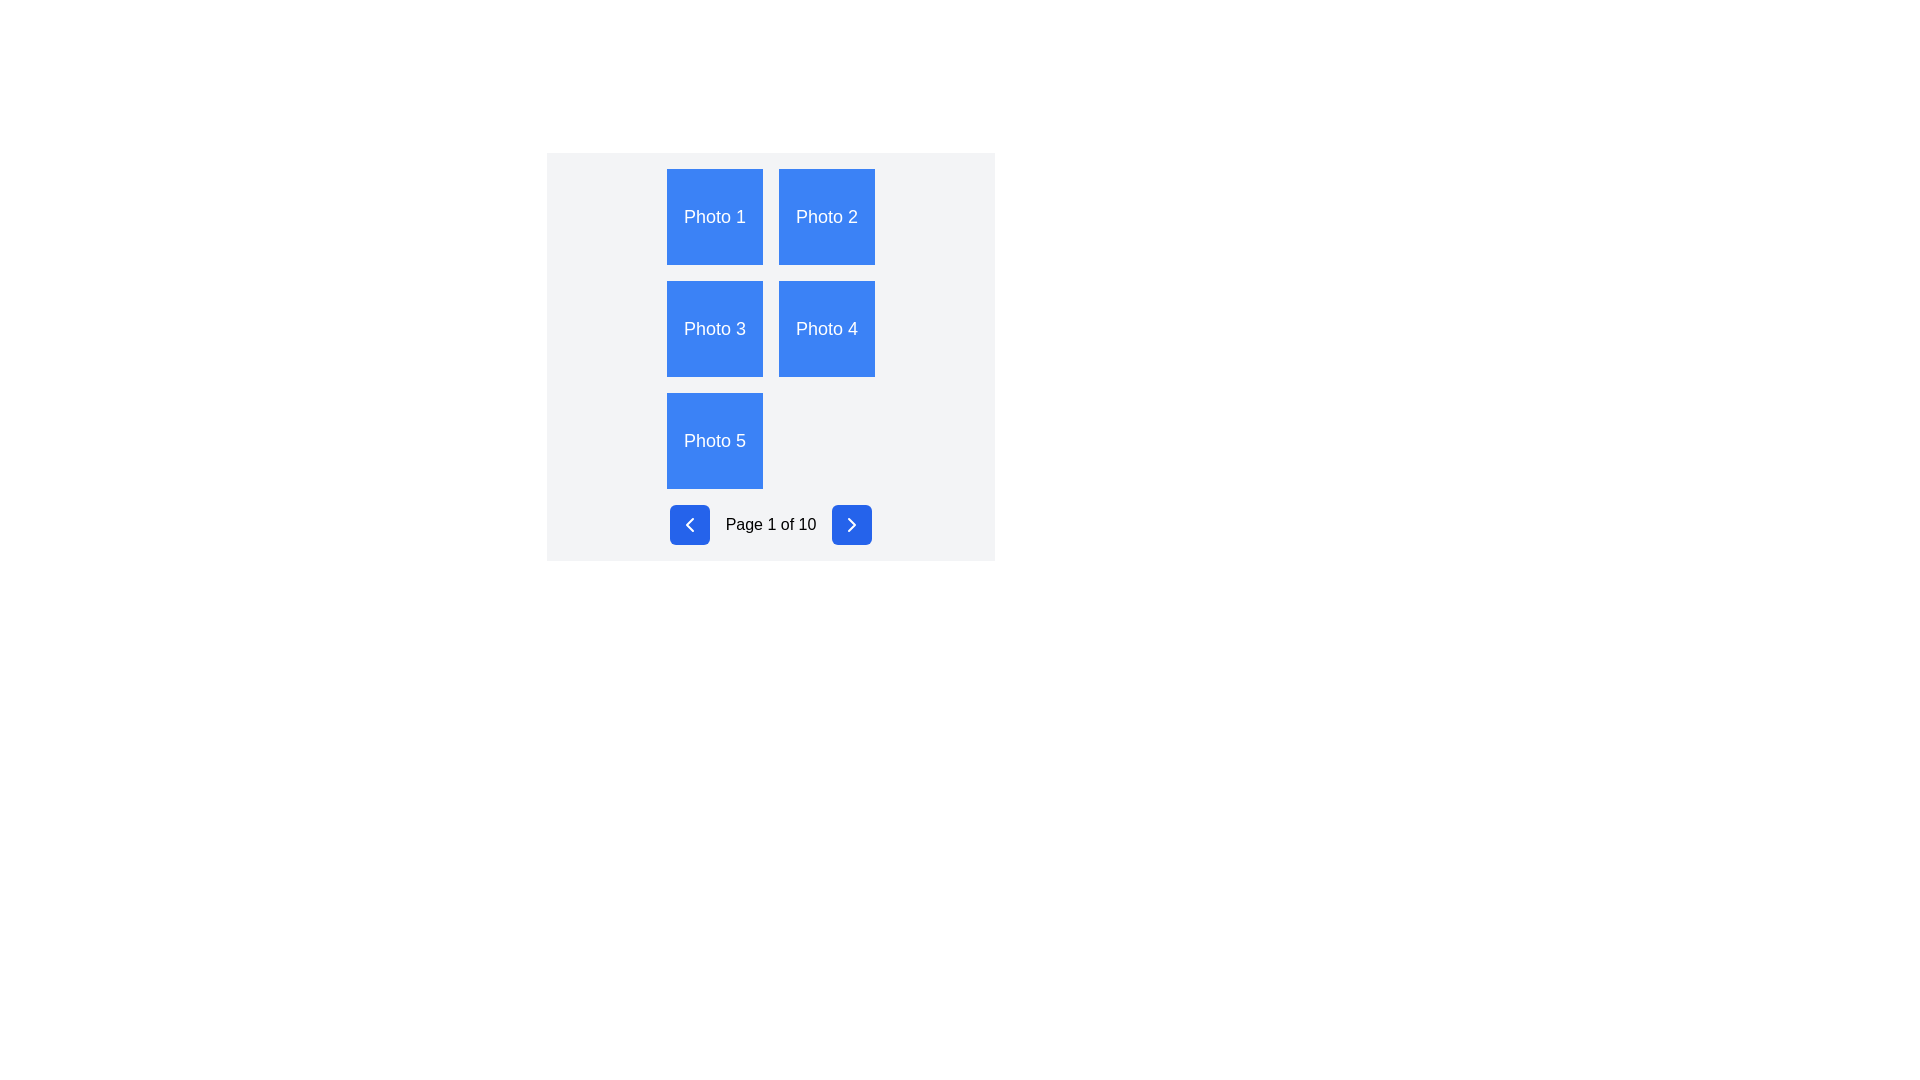  I want to click on the center of the rightward-pointing chevron SVG icon embedded in the pagination navigation button, so click(852, 523).